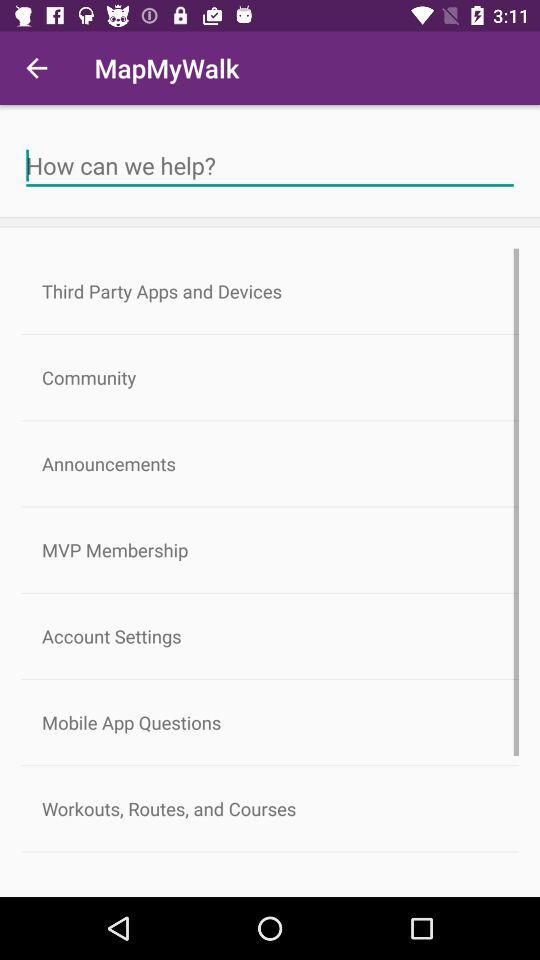 The height and width of the screenshot is (960, 540). What do you see at coordinates (270, 808) in the screenshot?
I see `workouts routes and icon` at bounding box center [270, 808].